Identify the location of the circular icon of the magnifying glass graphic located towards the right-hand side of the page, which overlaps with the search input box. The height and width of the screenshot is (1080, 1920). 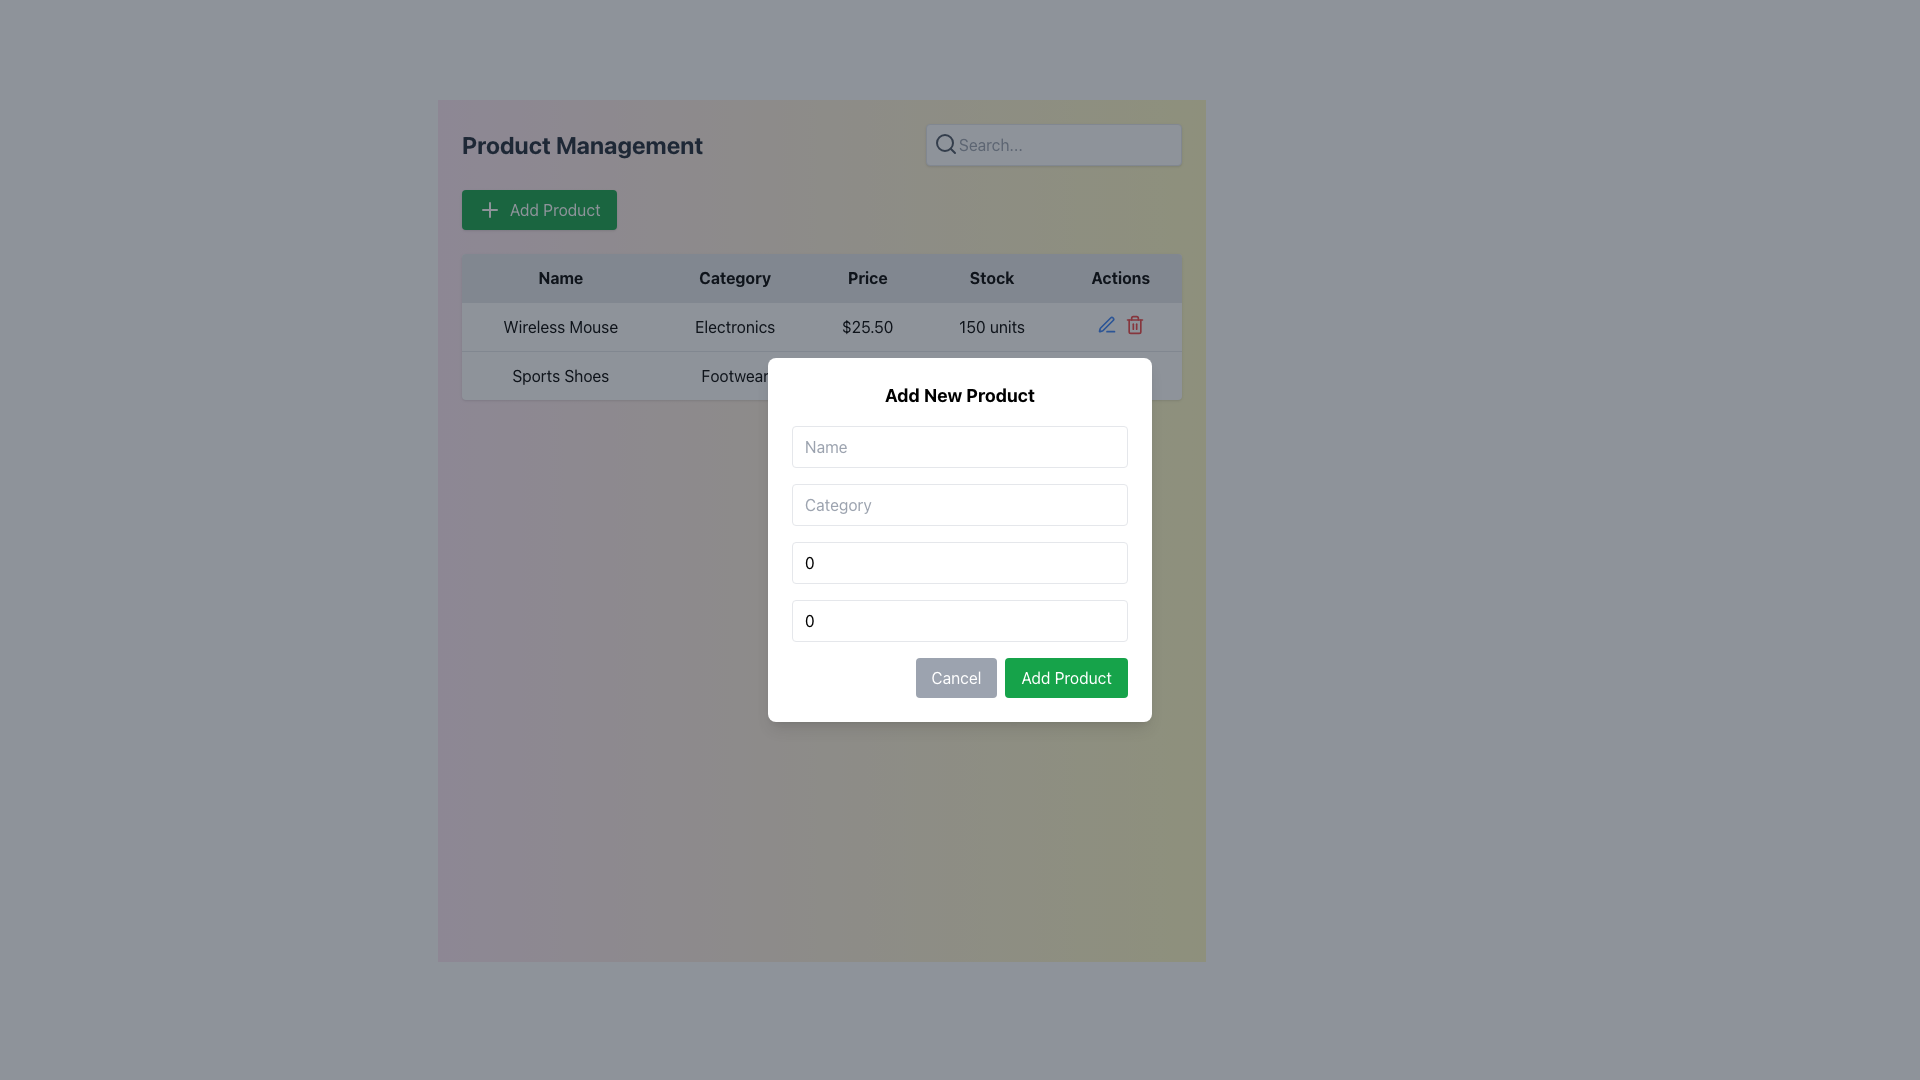
(944, 141).